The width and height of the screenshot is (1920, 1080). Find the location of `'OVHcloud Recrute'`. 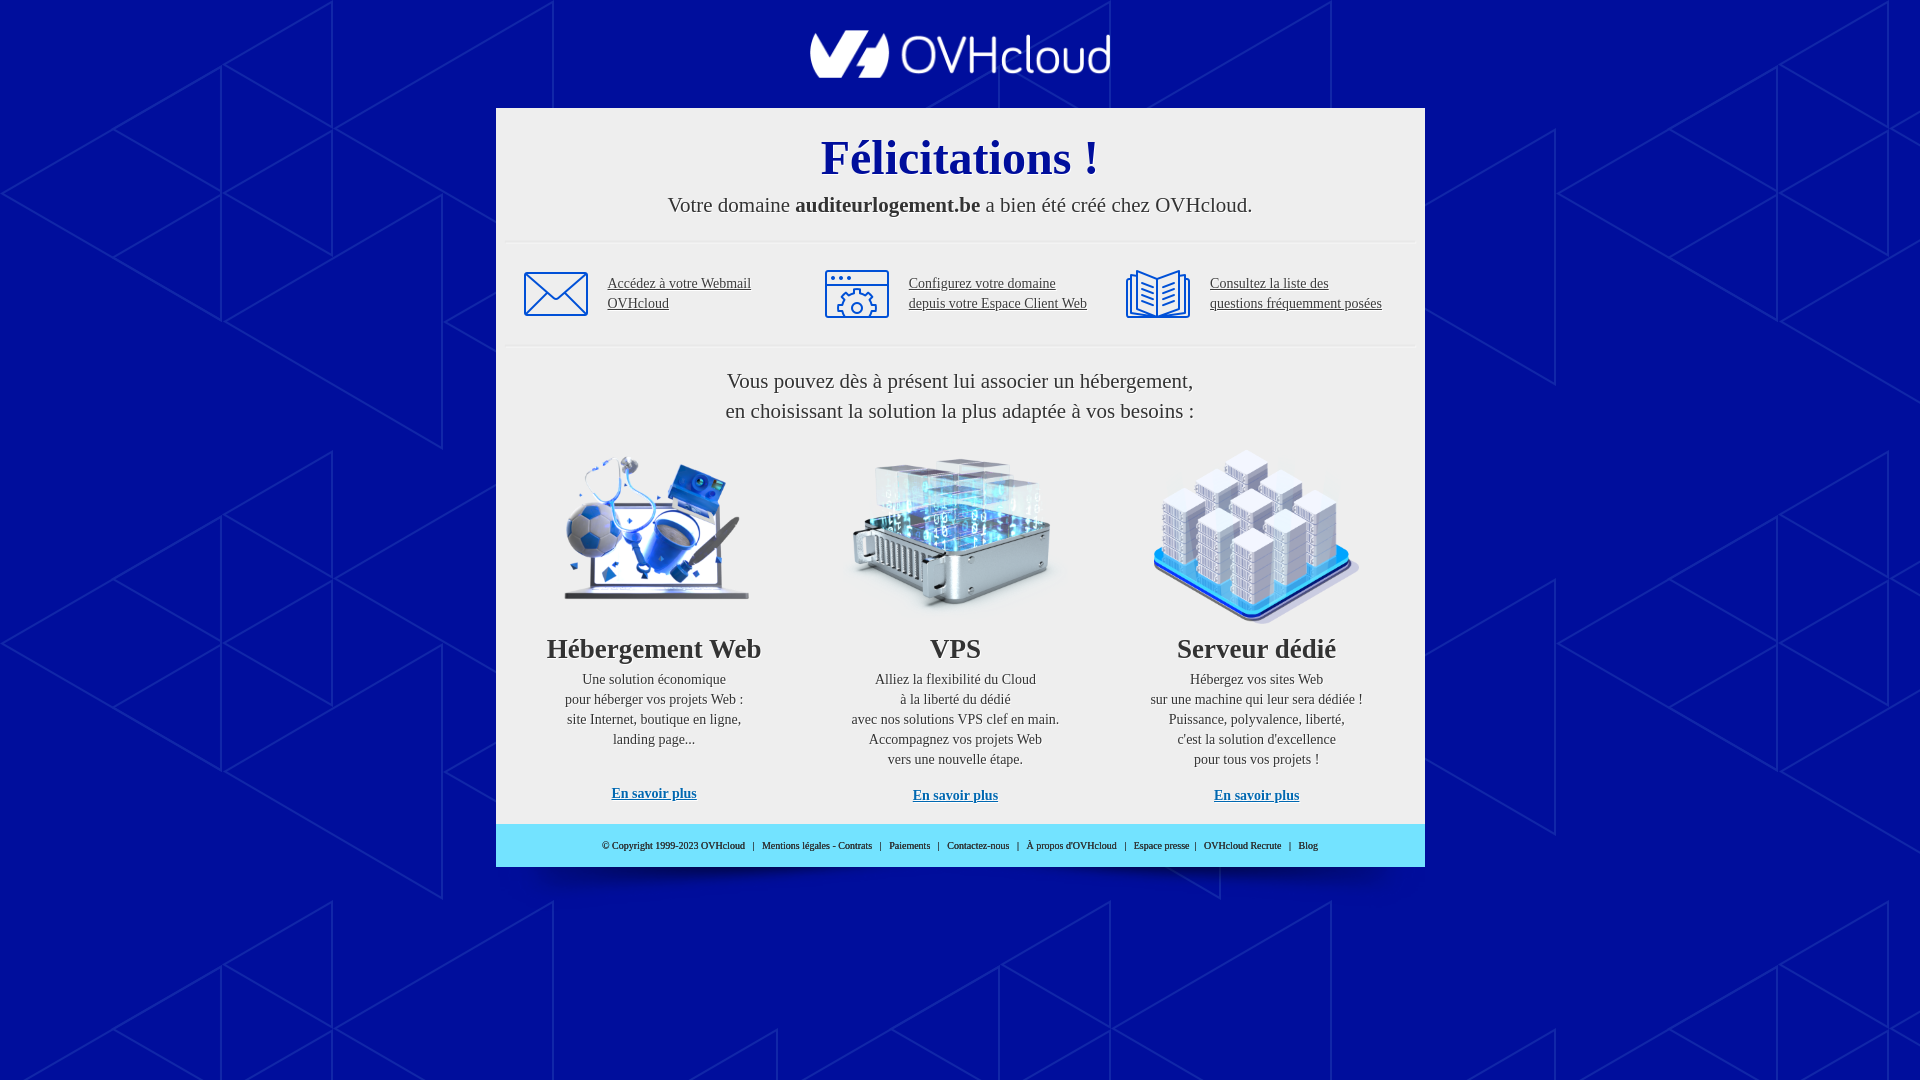

'OVHcloud Recrute' is located at coordinates (1203, 845).